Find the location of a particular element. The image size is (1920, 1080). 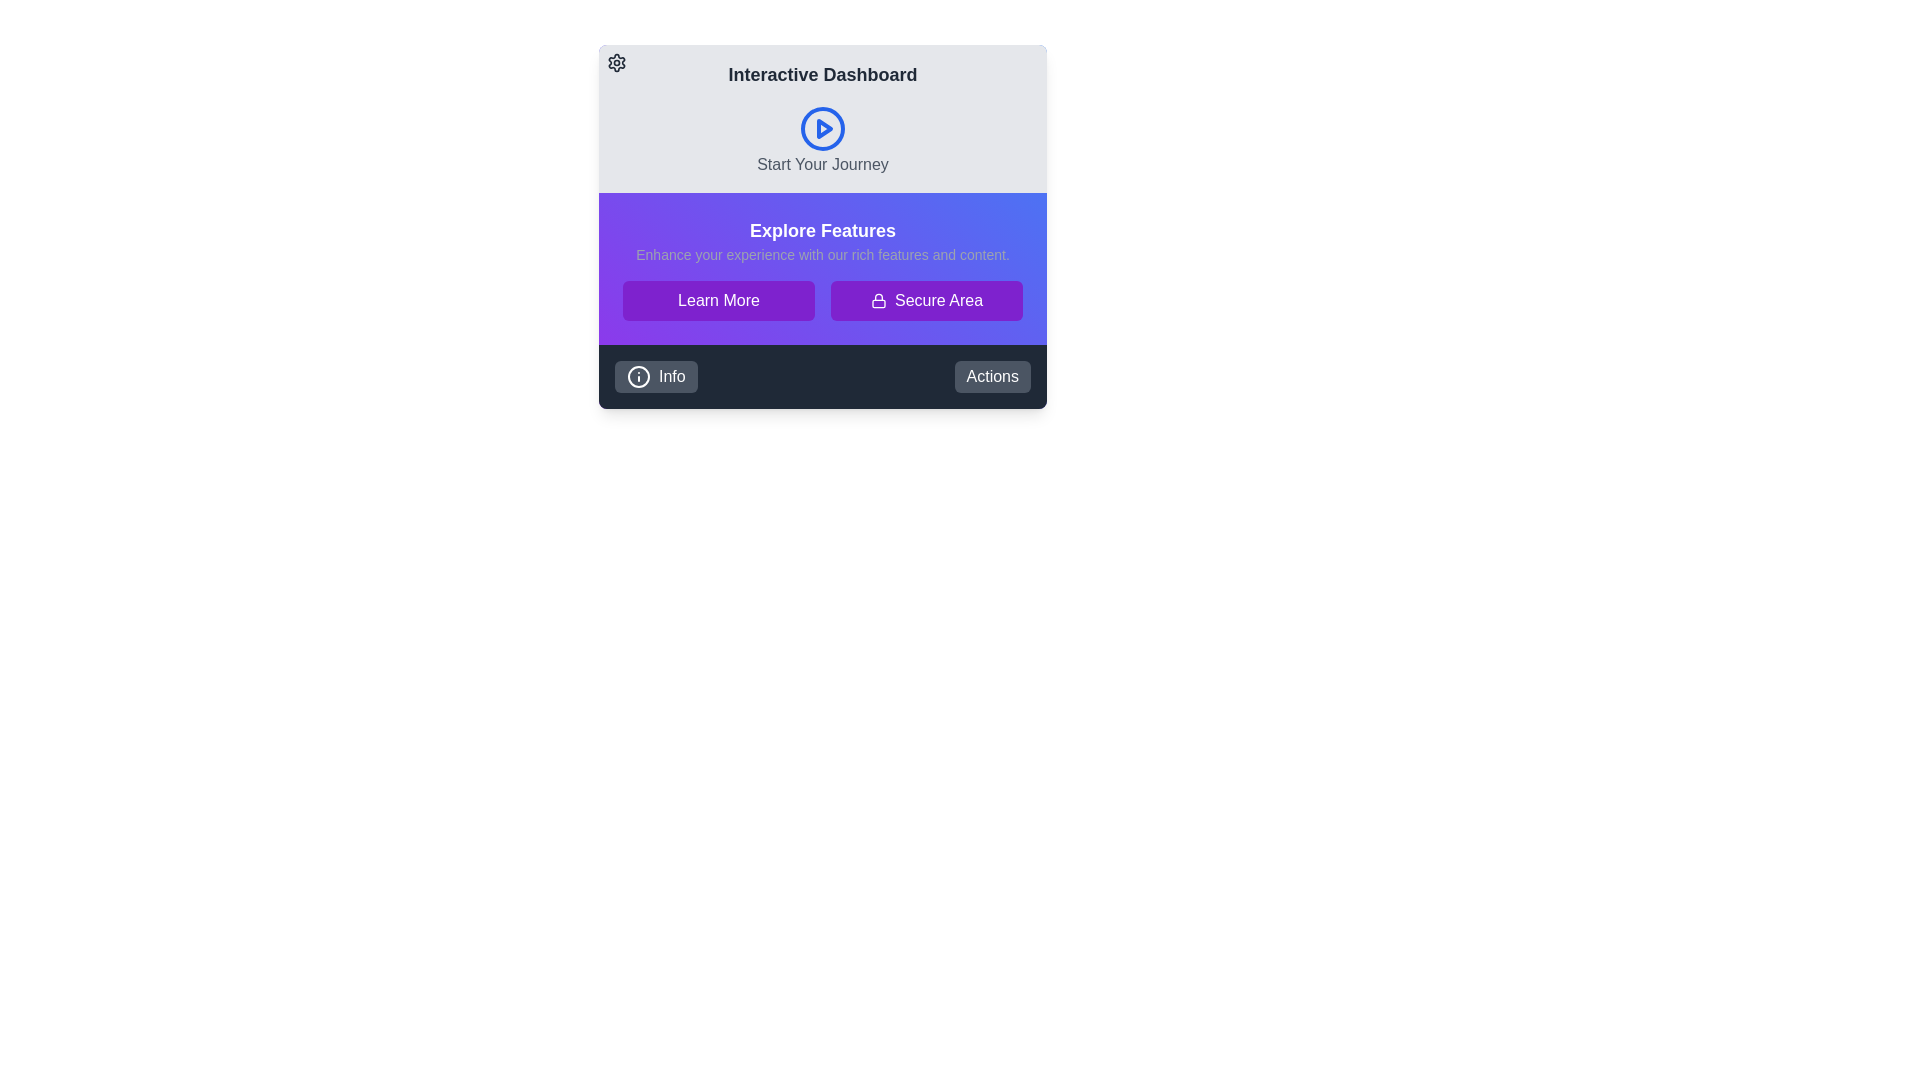

text content from the Informational Section at the top of the card-like interface, which includes the title 'Interactive Dashboard' and the subtitle 'Start Your Journey' is located at coordinates (822, 119).